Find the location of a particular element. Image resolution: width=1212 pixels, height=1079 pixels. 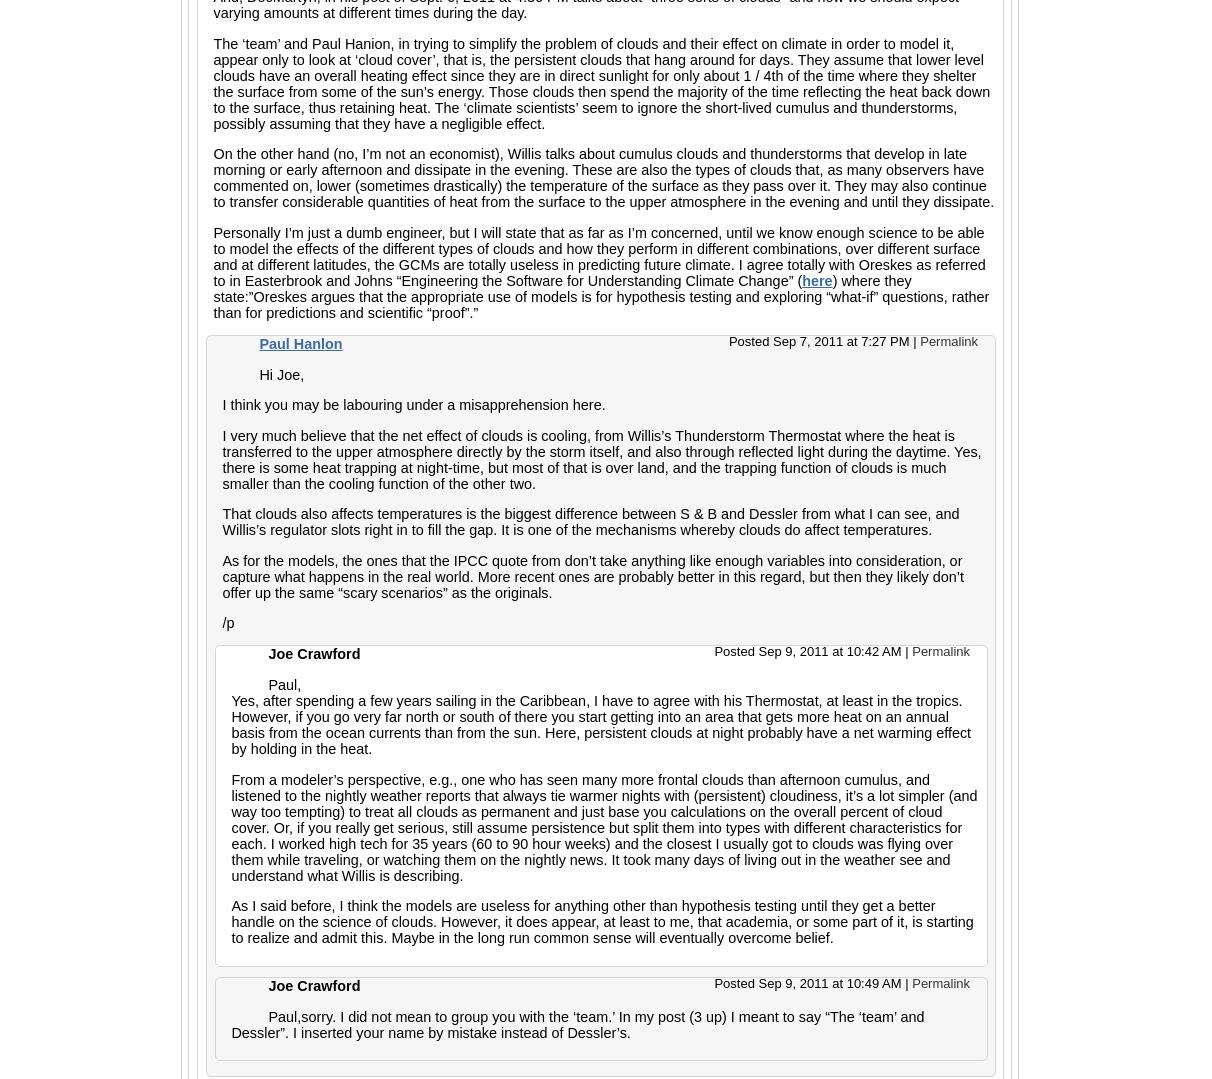

'From a modeler’s perspective, e.g., one who has seen many more frontal clouds than afternoon cumulus, and listened to the nightly weather reports that always tie warmer nights with (persistent) cloudiness, it’s a lot simpler (and way too tempting) to treat all clouds as permanent and just base you calculations on the overall percent of cloud cover.  Or, if you really get serious, still assume persistence but split them into types with different characteristics for each.  I worked high tech for 35 years (60 to 90 hour weeks) and the closest I usually got to clouds was flying over them while traveling, or watching them on the nightly news.  It took many days of living out in the weather see and understand what Willis is describing.' is located at coordinates (603, 826).